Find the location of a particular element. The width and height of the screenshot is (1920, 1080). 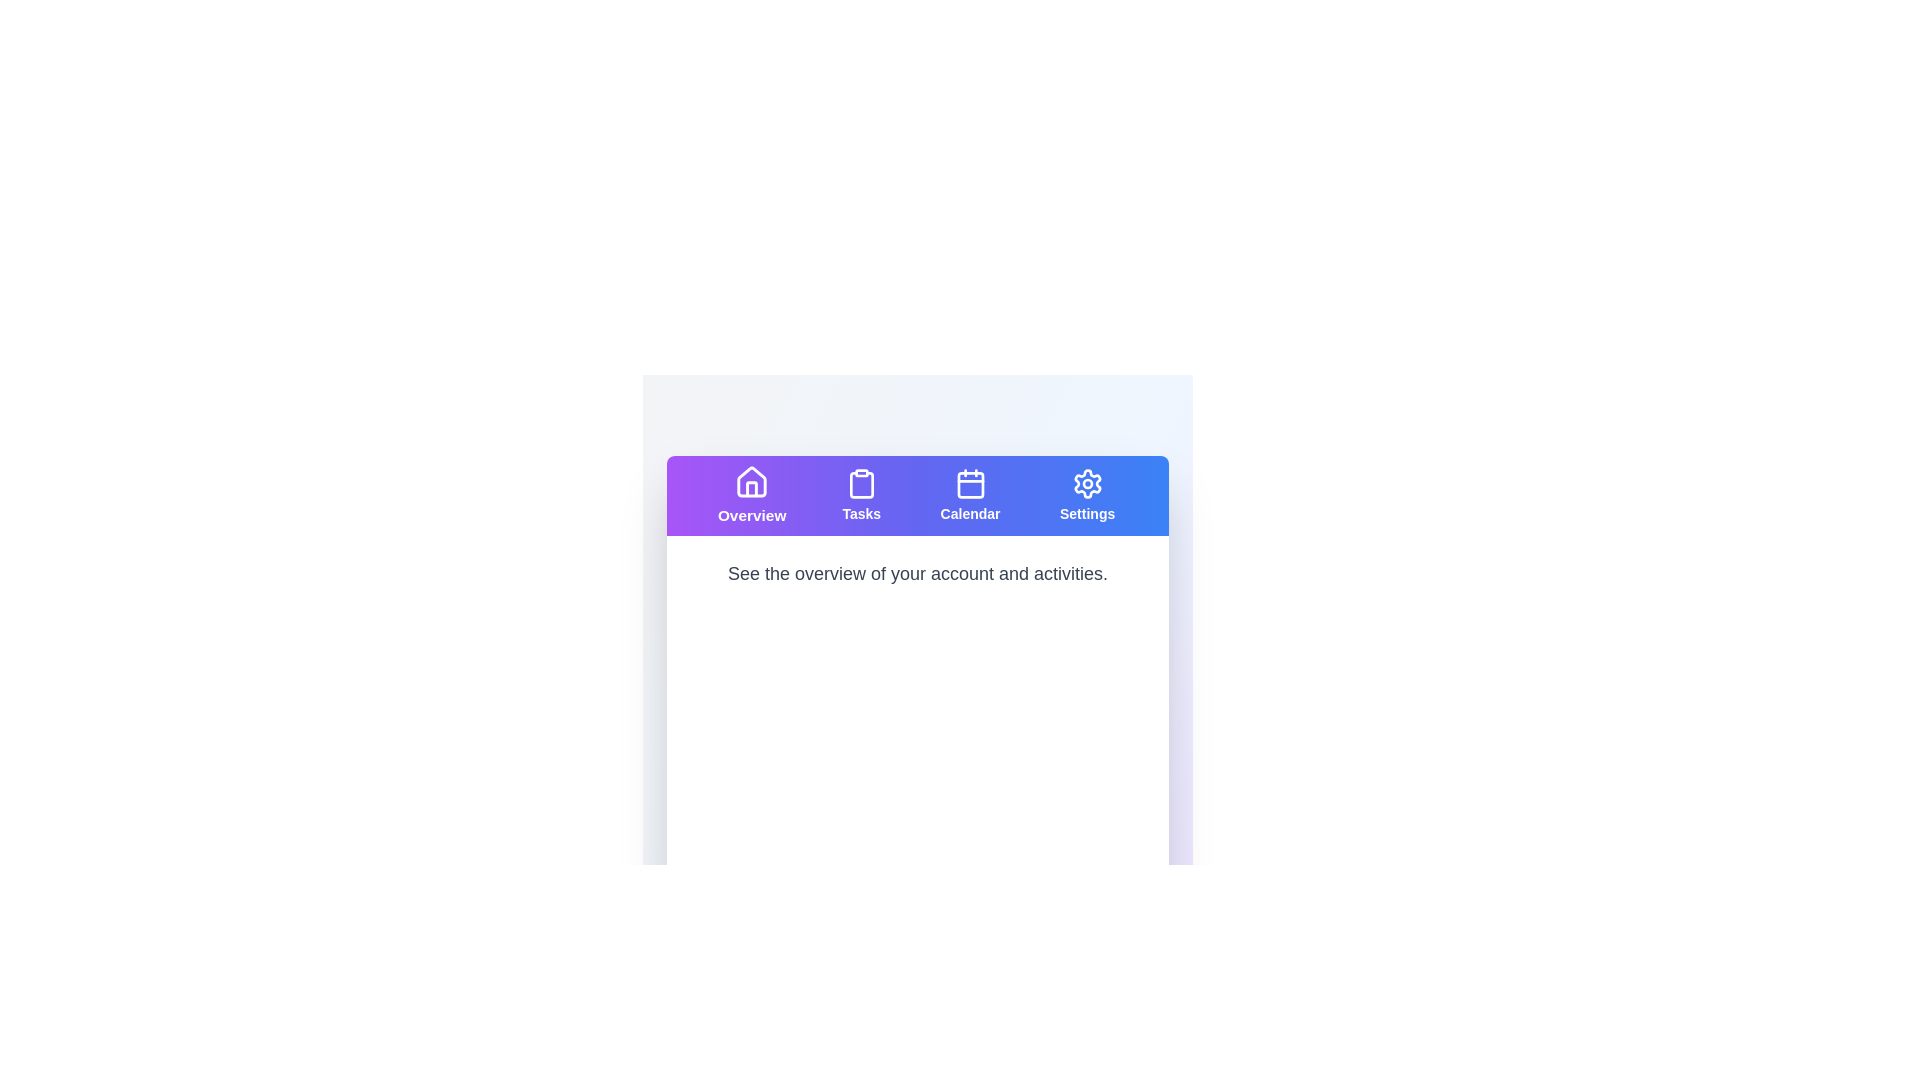

text label 'Overview' which is styled in bold and located in the first button-like component of the top horizontal navigation bar, highlighted with a gradient purple background is located at coordinates (750, 515).